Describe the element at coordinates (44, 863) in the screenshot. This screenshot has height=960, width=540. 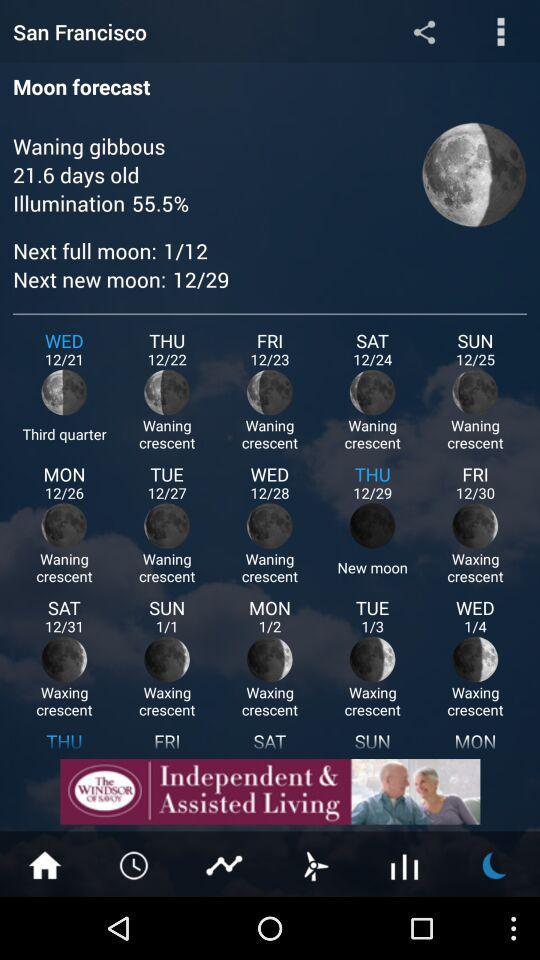
I see `the homepage` at that location.